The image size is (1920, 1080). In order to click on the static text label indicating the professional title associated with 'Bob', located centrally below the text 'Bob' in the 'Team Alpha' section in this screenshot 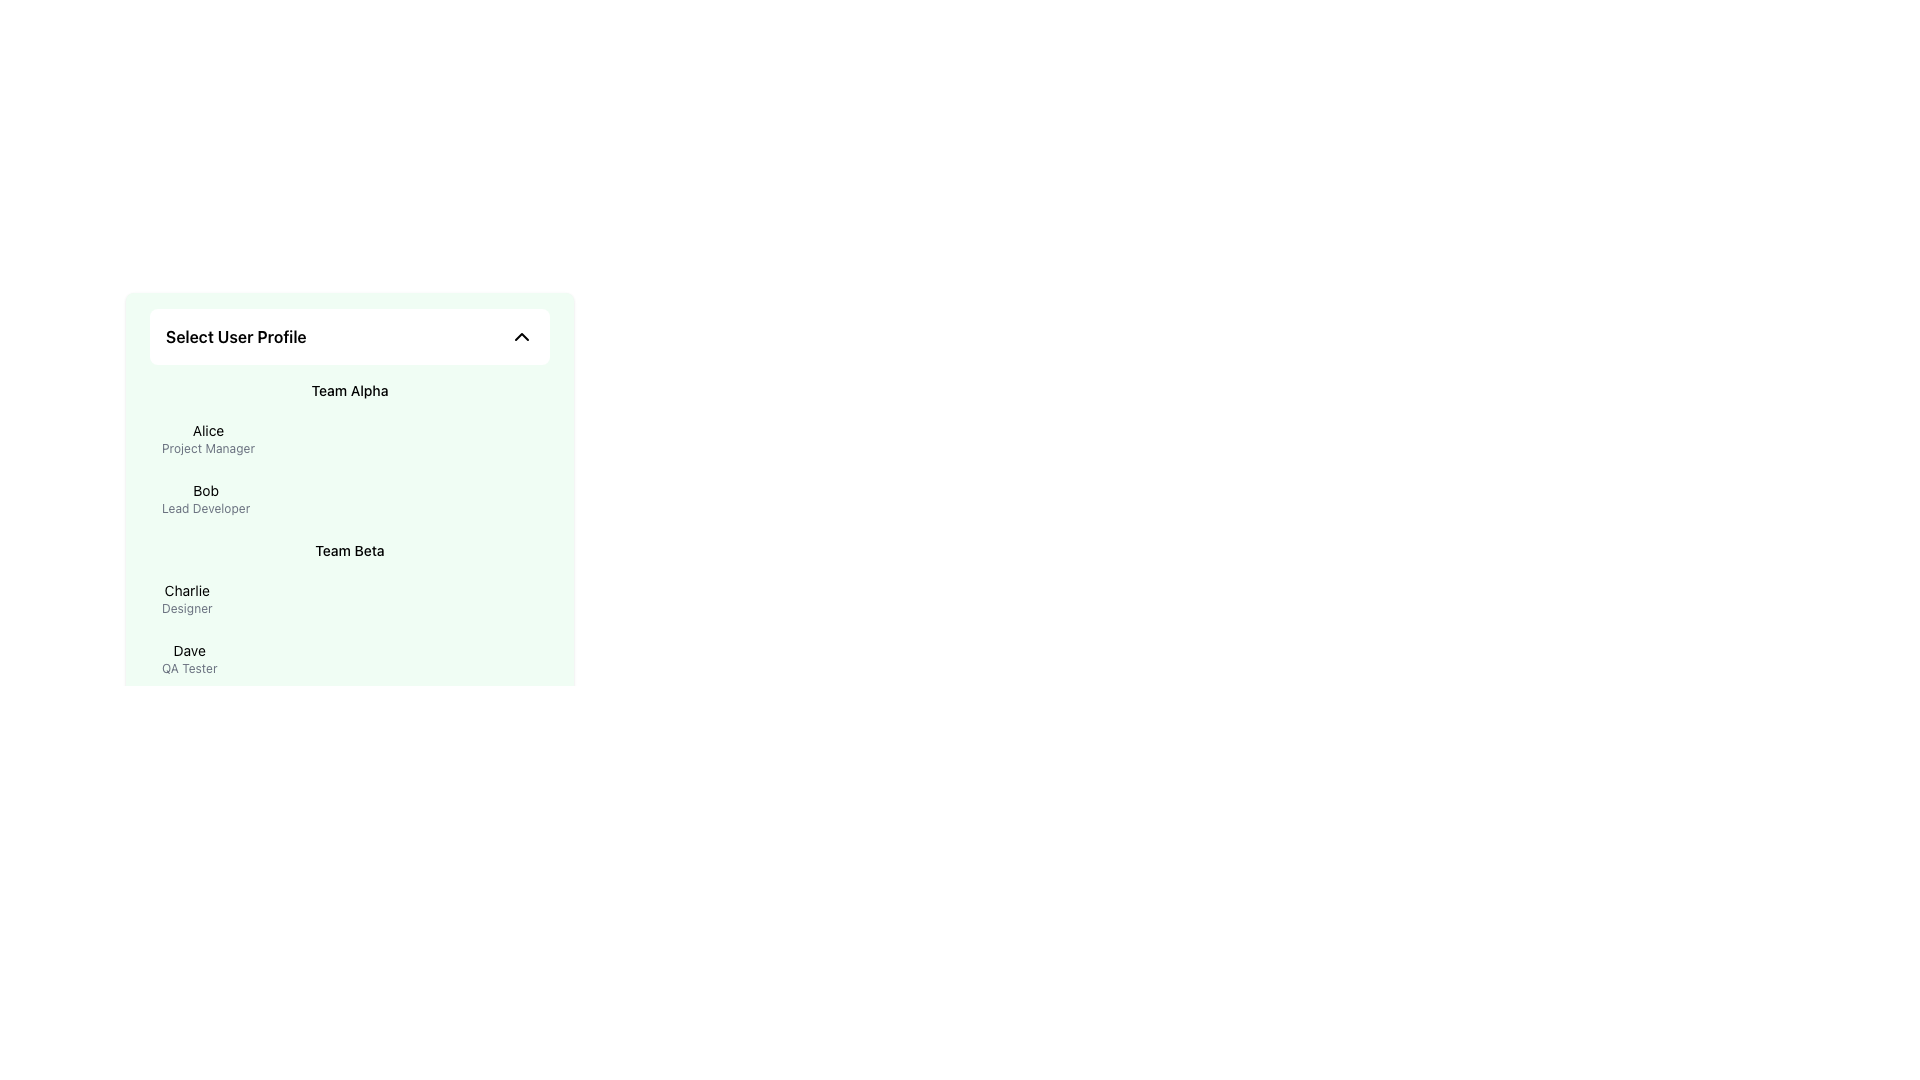, I will do `click(206, 508)`.